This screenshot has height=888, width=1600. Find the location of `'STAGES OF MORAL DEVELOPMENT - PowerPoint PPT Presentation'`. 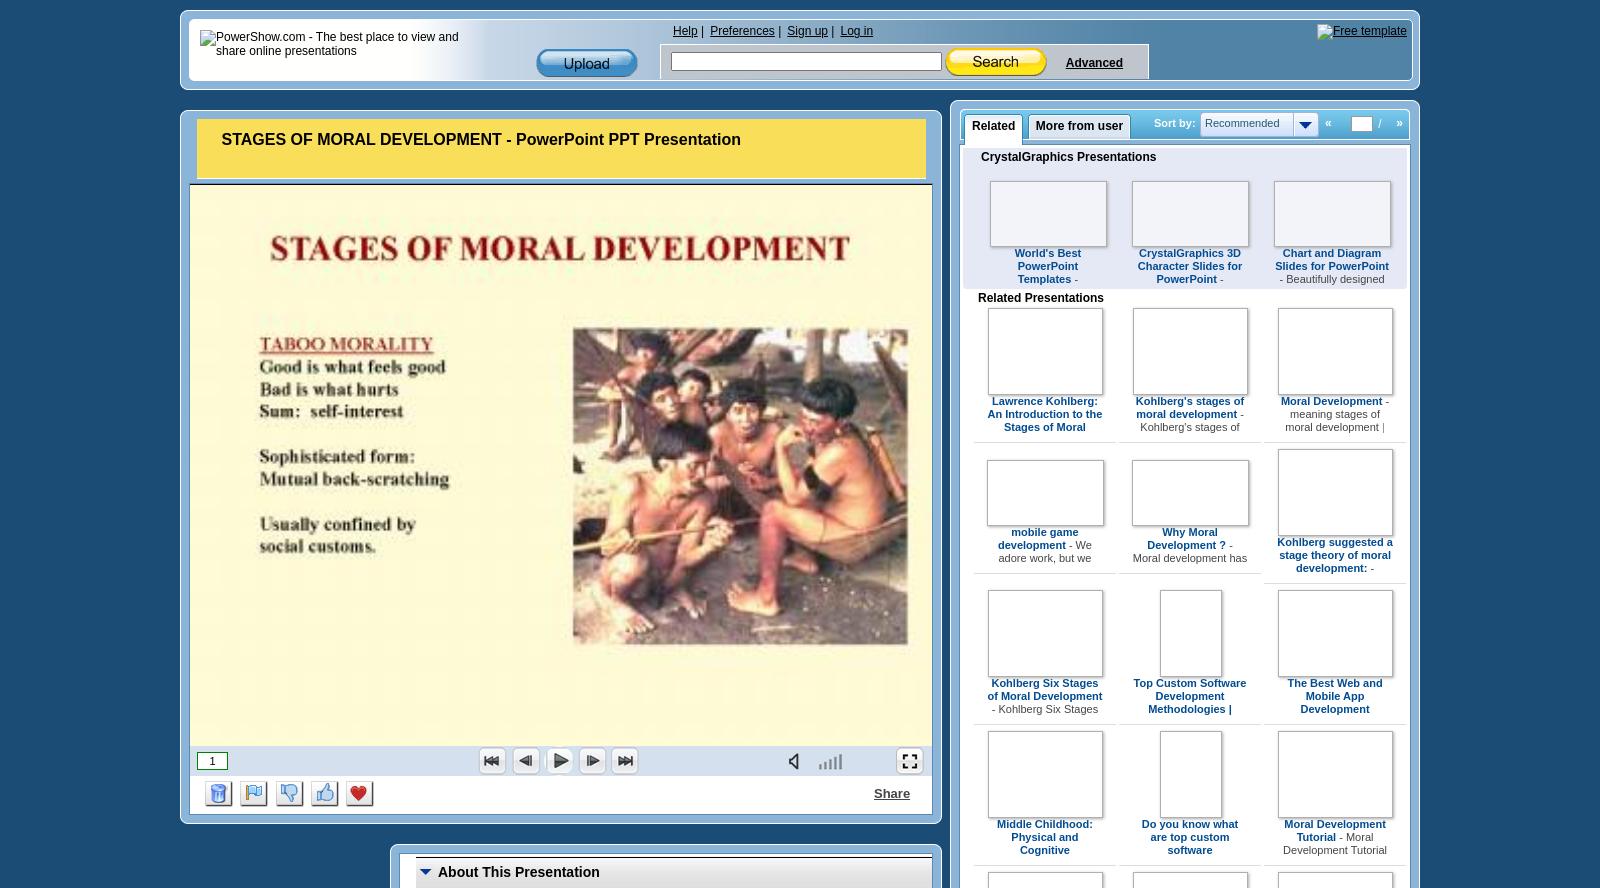

'STAGES OF MORAL DEVELOPMENT - PowerPoint PPT Presentation' is located at coordinates (479, 139).